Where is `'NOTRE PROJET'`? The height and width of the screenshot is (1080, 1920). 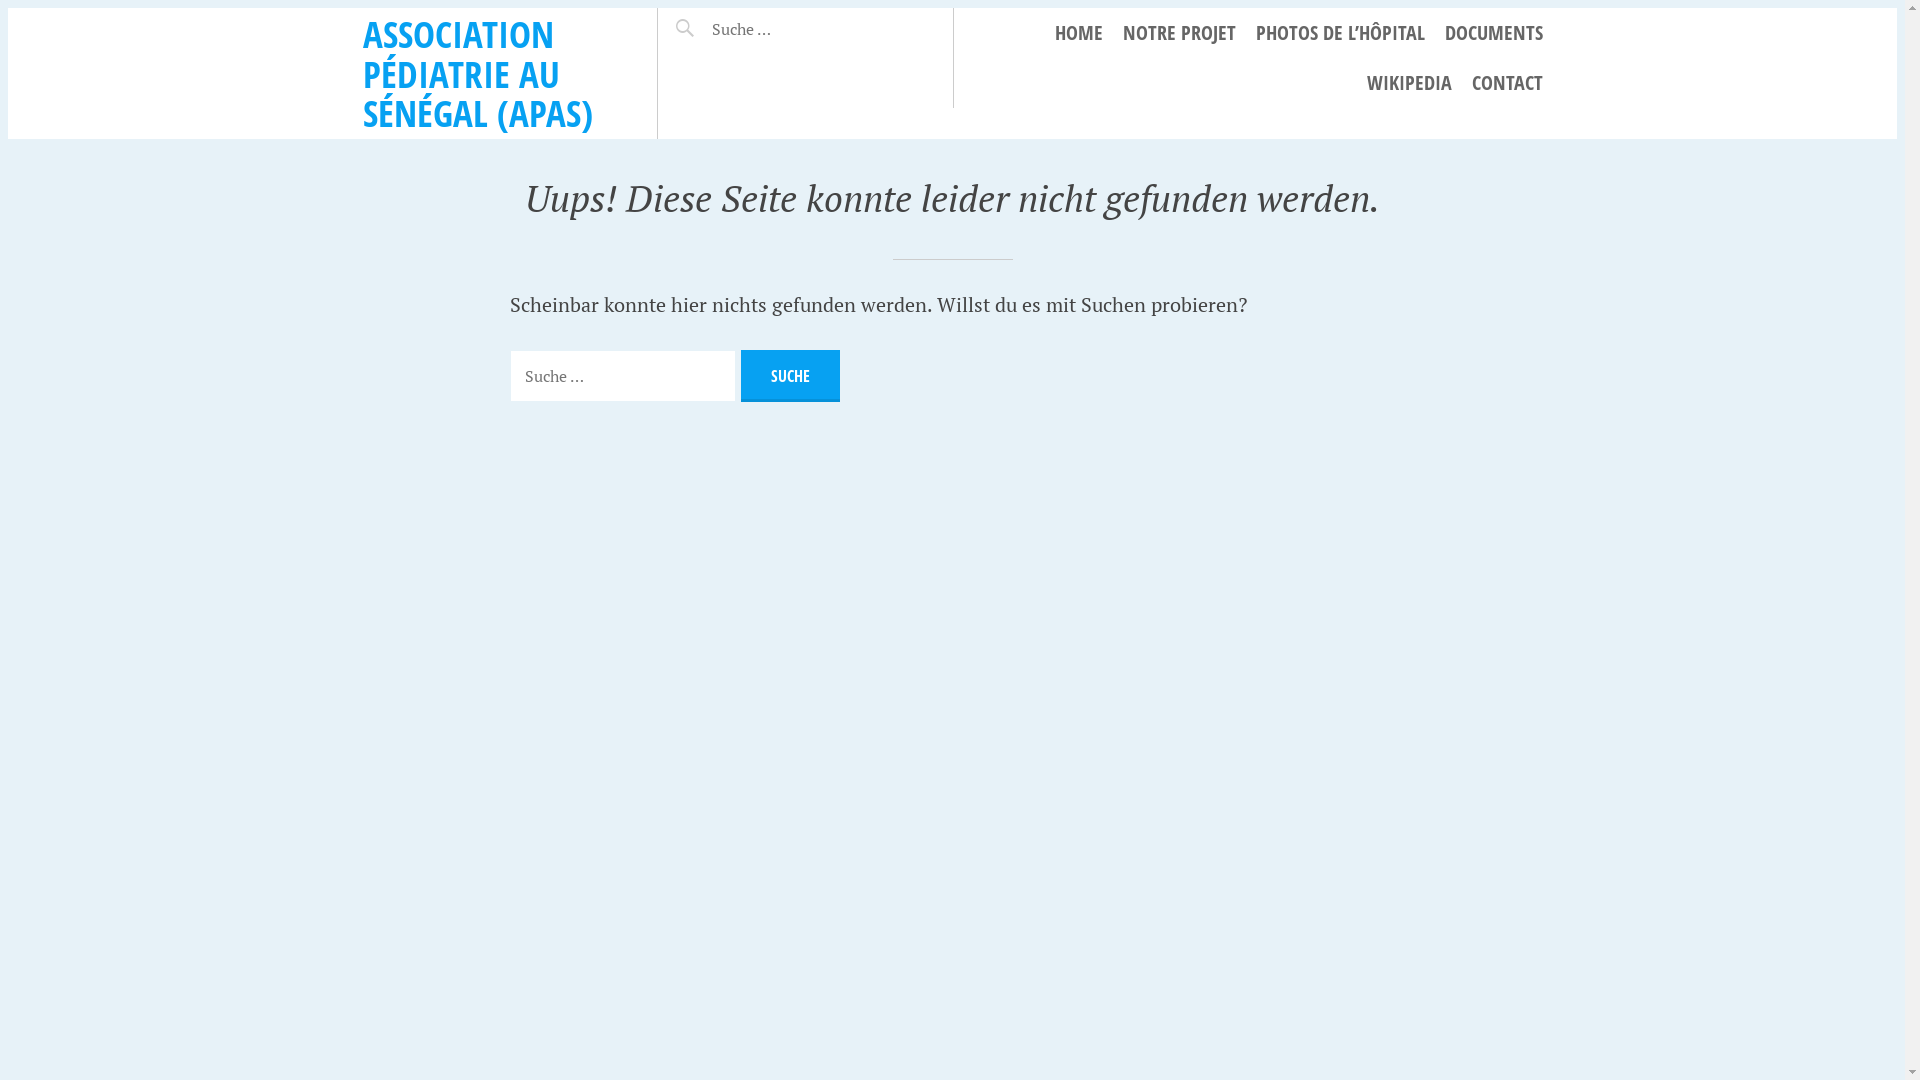
'NOTRE PROJET' is located at coordinates (1122, 33).